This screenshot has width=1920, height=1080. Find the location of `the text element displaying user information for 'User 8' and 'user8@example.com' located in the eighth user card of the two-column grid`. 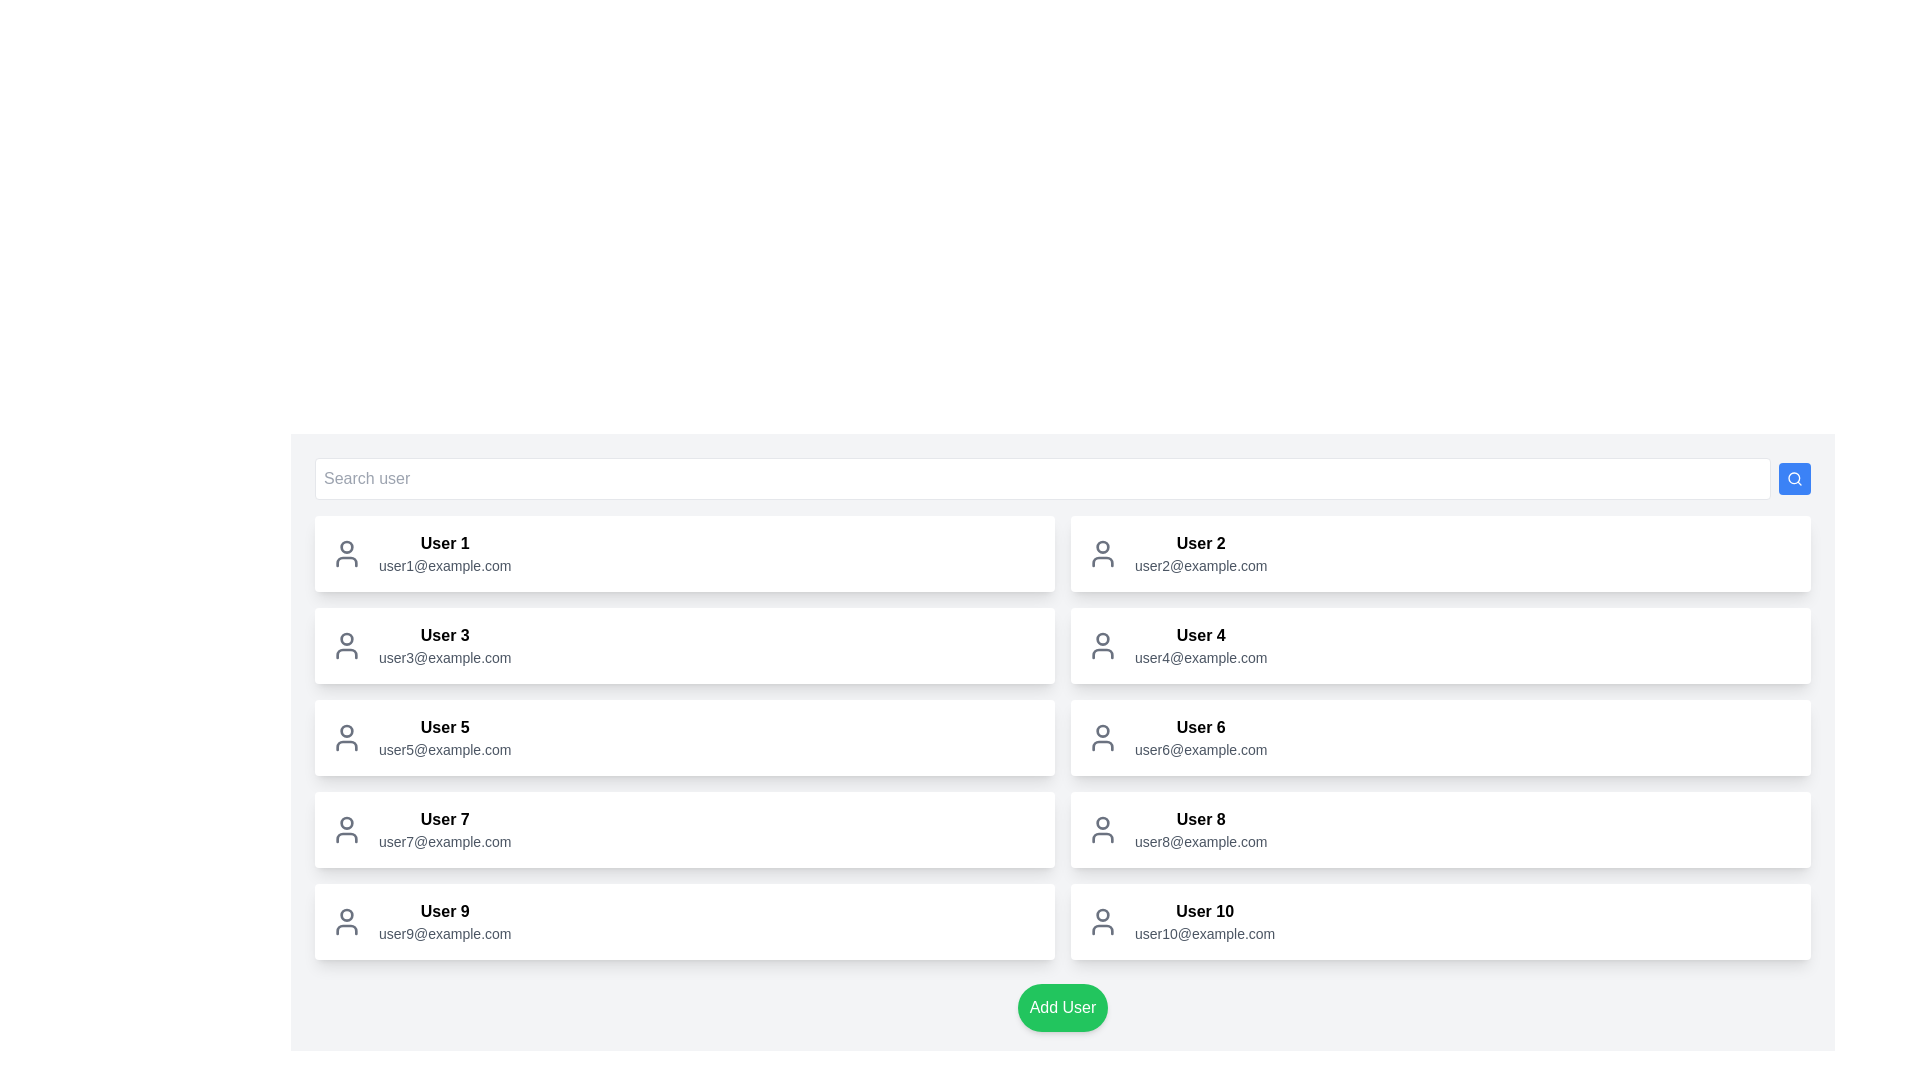

the text element displaying user information for 'User 8' and 'user8@example.com' located in the eighth user card of the two-column grid is located at coordinates (1200, 829).